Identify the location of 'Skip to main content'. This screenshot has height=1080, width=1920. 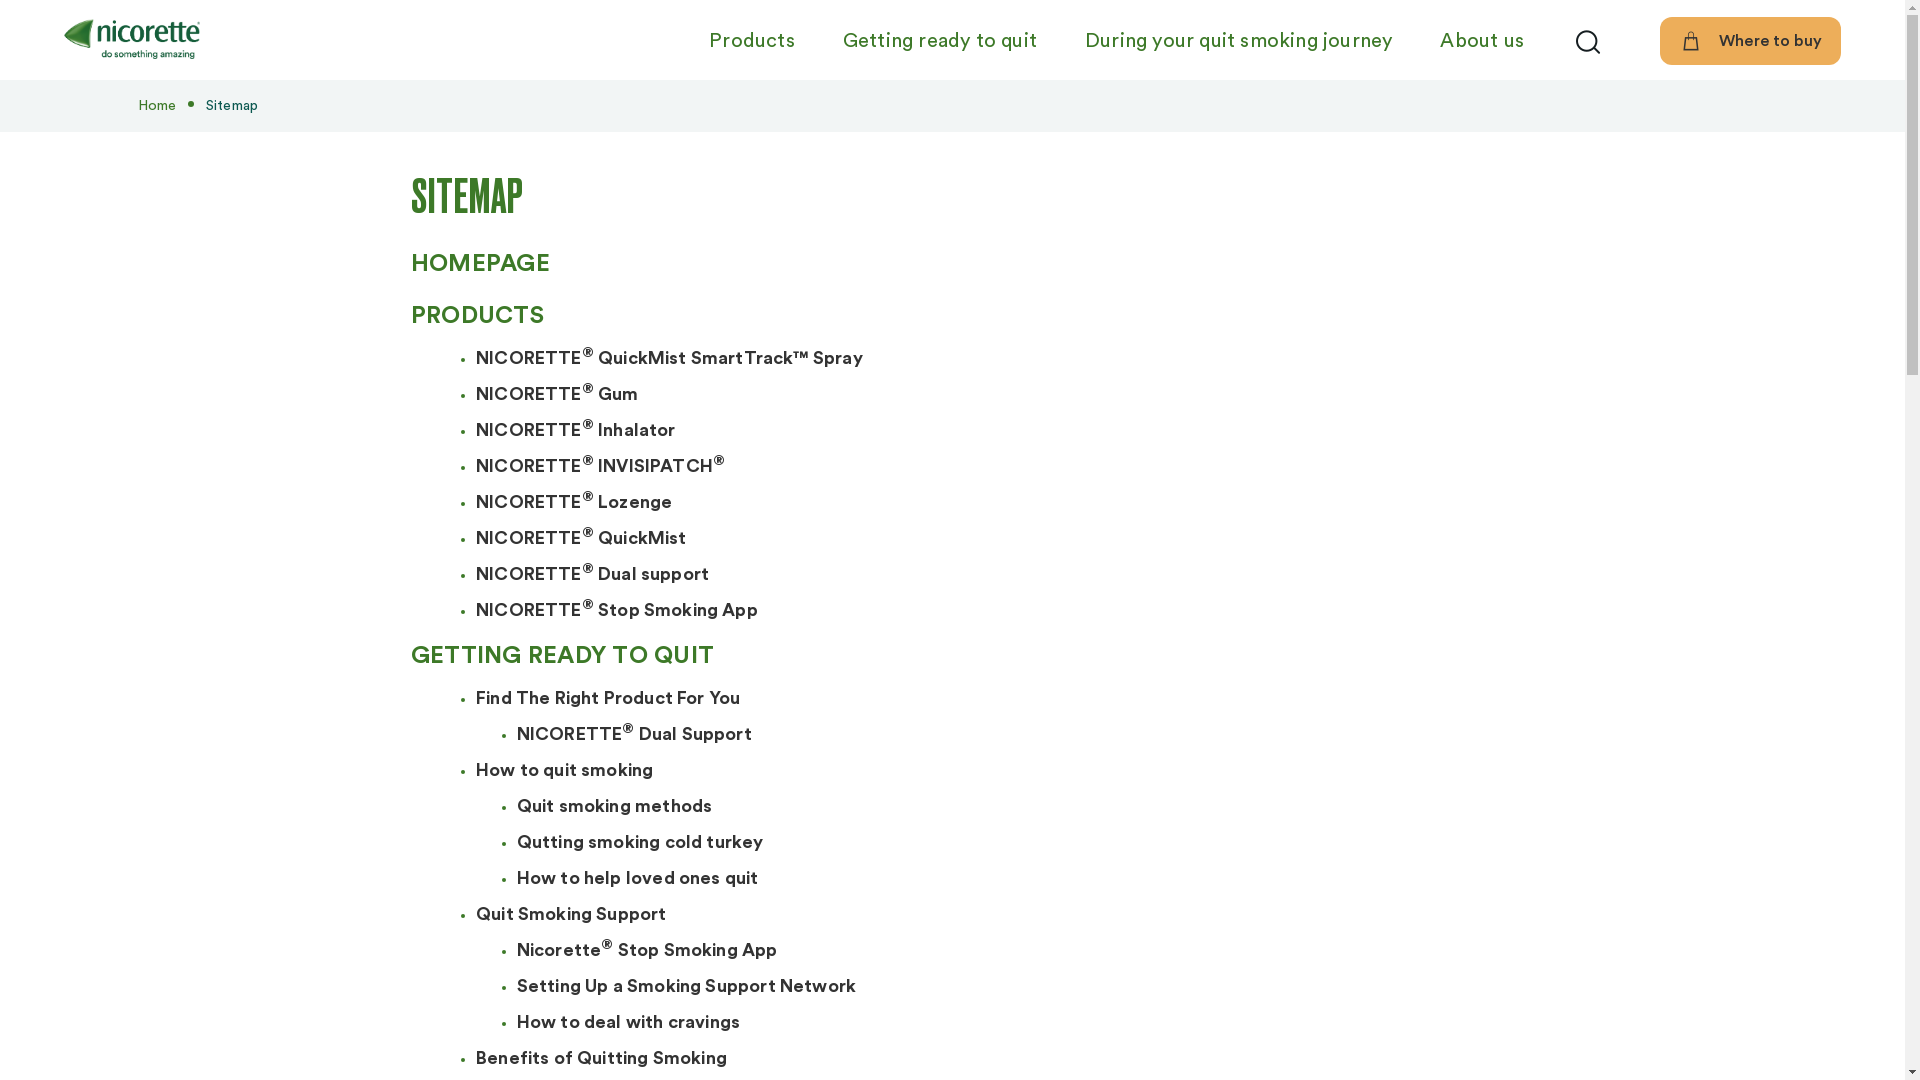
(67, 0).